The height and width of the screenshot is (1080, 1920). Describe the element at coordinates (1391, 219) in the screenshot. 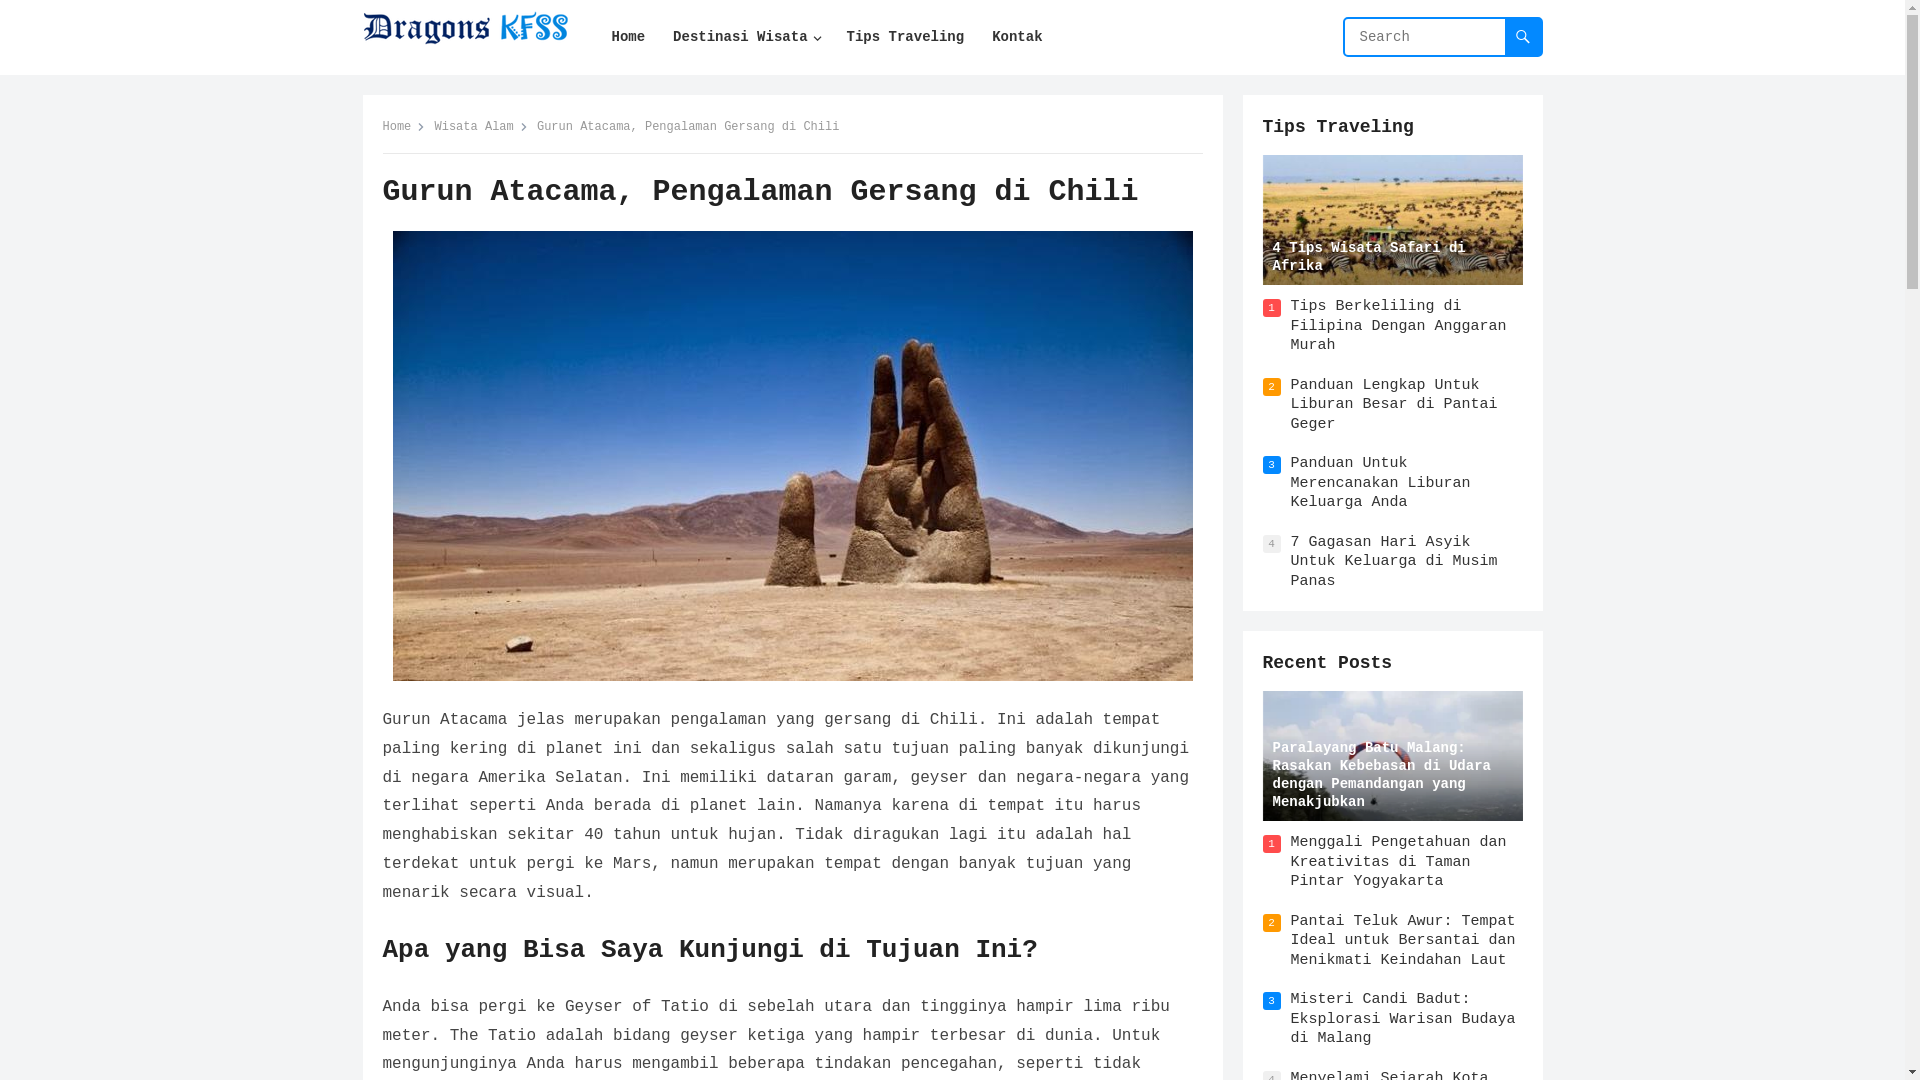

I see `'4 Tips Wisata Safari di Afrika'` at that location.